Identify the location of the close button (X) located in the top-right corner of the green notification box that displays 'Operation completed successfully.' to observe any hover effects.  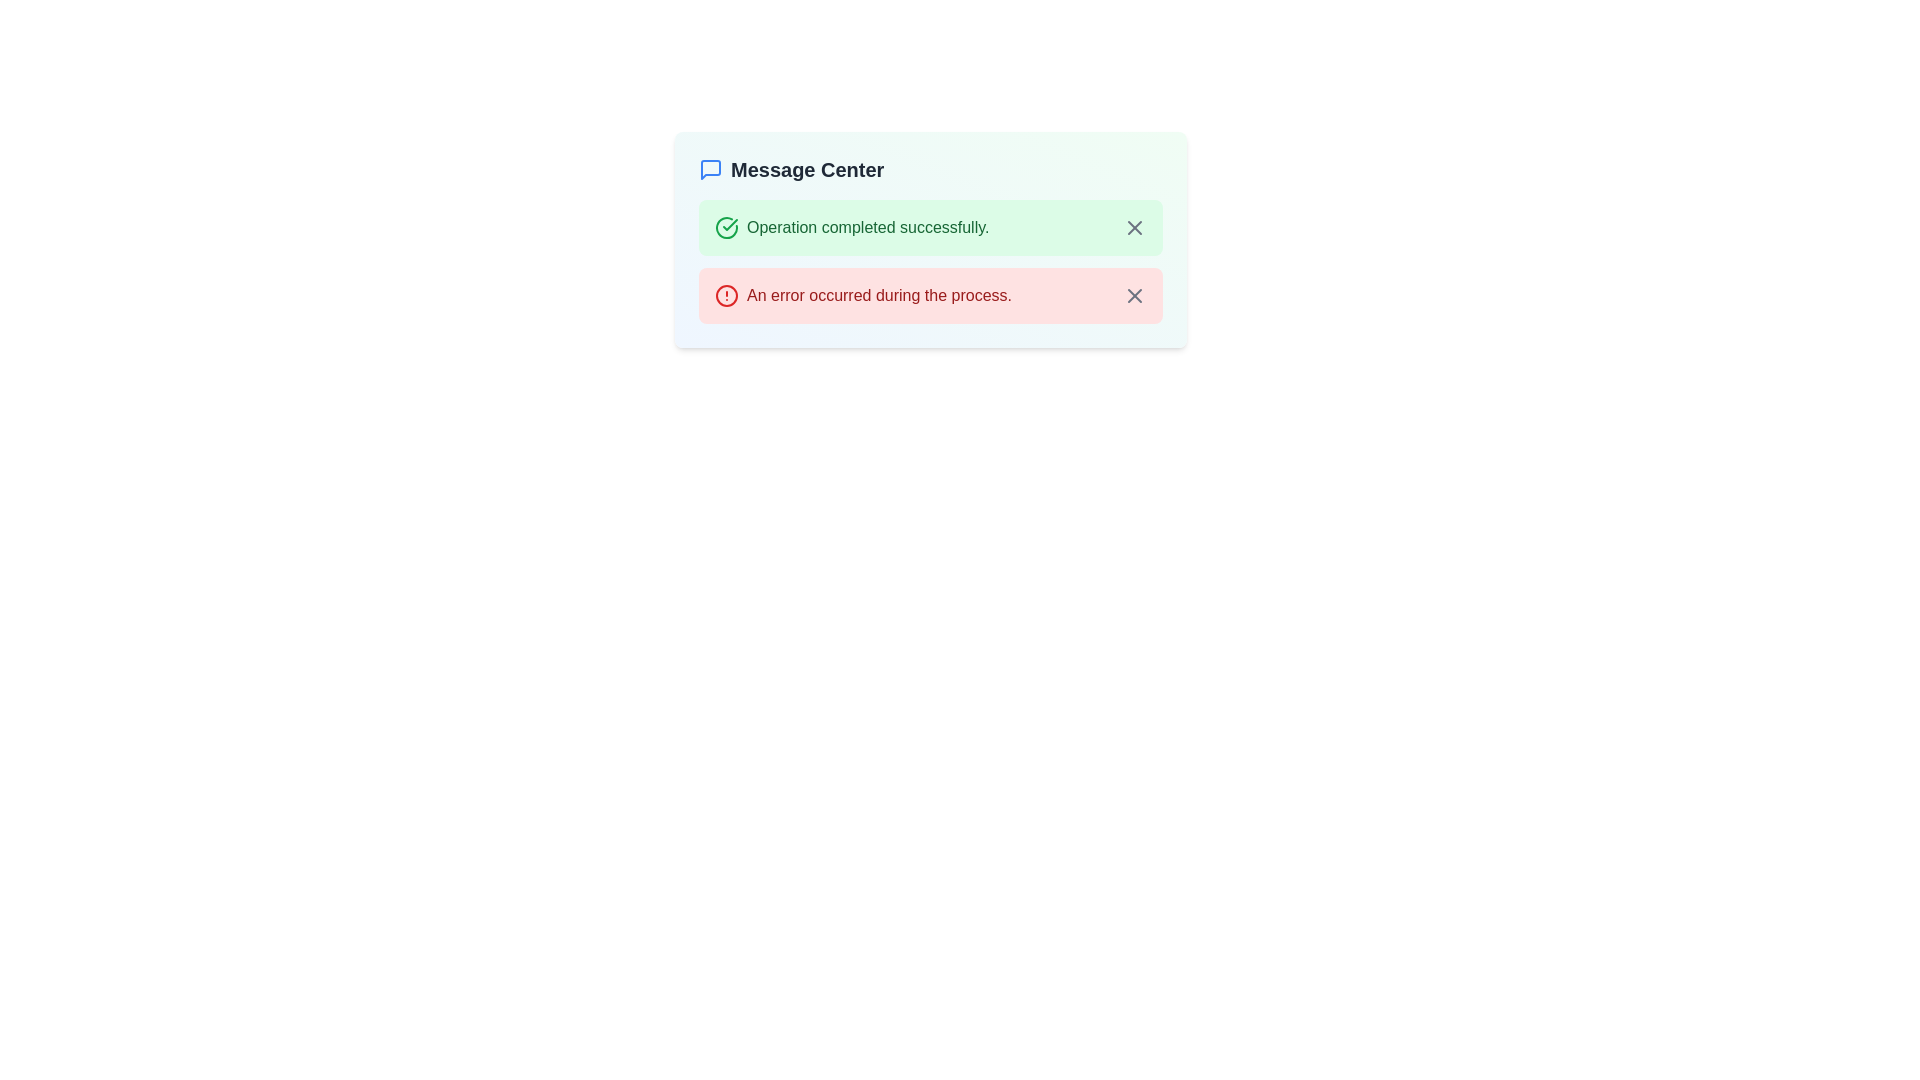
(1134, 226).